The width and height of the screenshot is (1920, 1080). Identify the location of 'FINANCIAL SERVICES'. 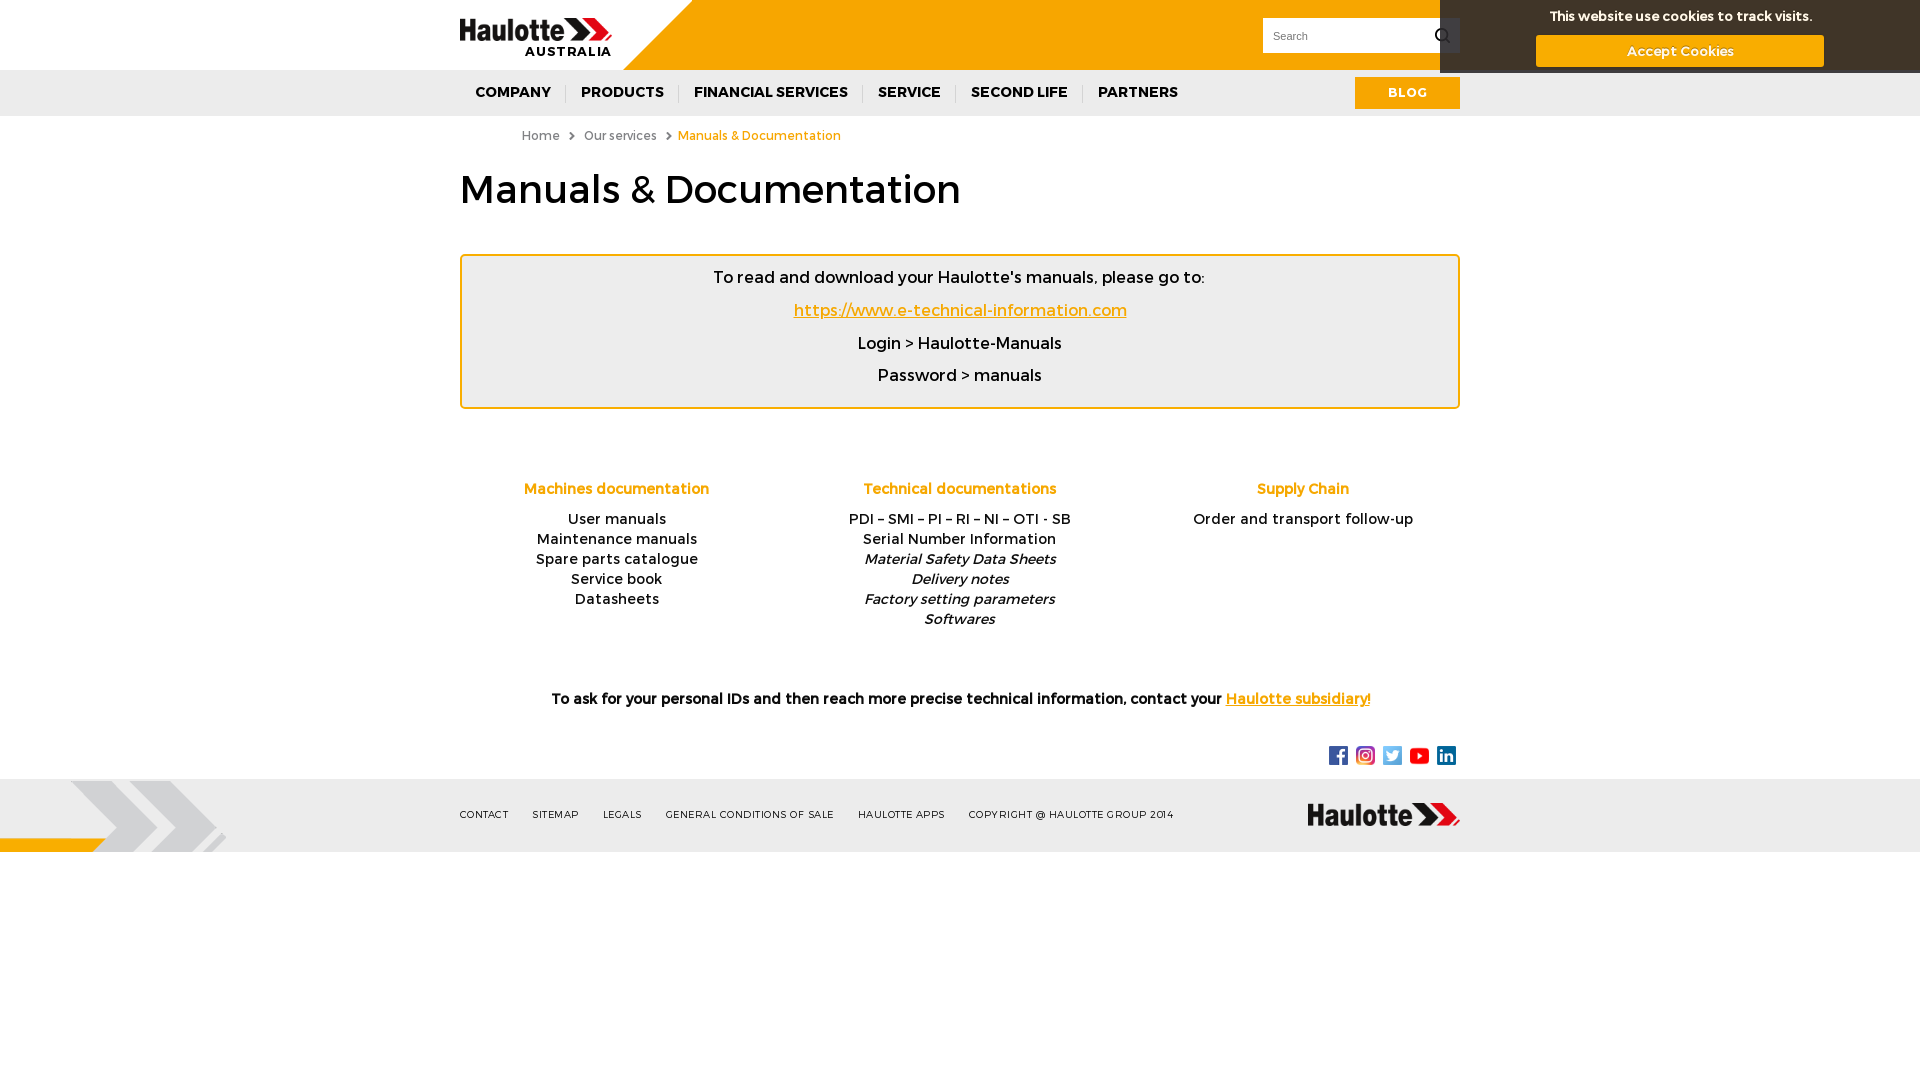
(770, 92).